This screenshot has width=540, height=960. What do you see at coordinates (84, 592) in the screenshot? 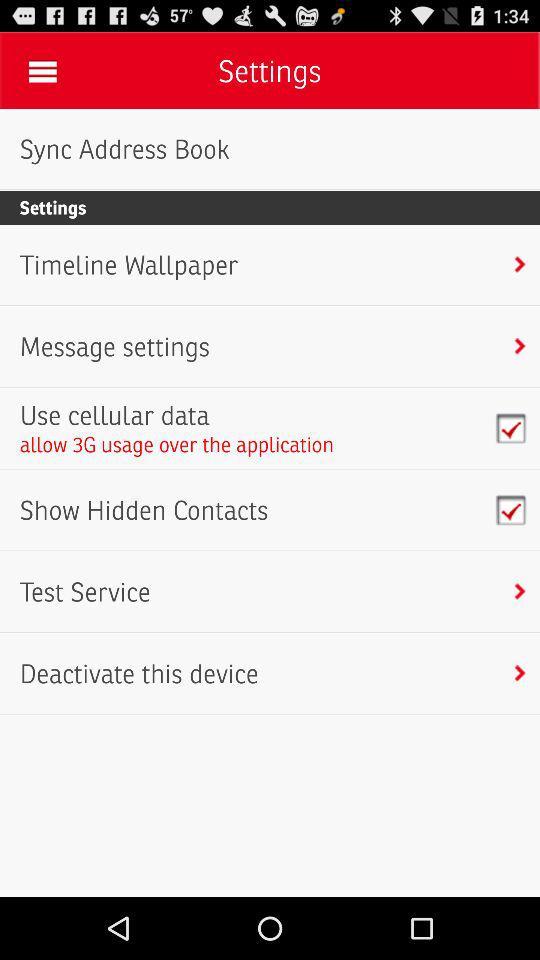
I see `test service item` at bounding box center [84, 592].